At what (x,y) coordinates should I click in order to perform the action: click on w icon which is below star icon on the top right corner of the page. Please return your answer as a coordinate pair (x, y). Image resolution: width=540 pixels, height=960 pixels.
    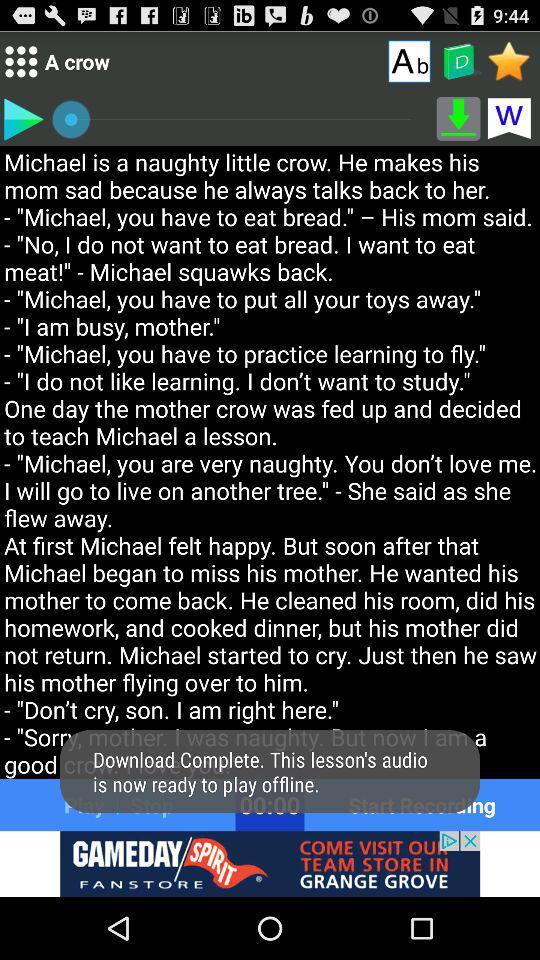
    Looking at the image, I should click on (509, 119).